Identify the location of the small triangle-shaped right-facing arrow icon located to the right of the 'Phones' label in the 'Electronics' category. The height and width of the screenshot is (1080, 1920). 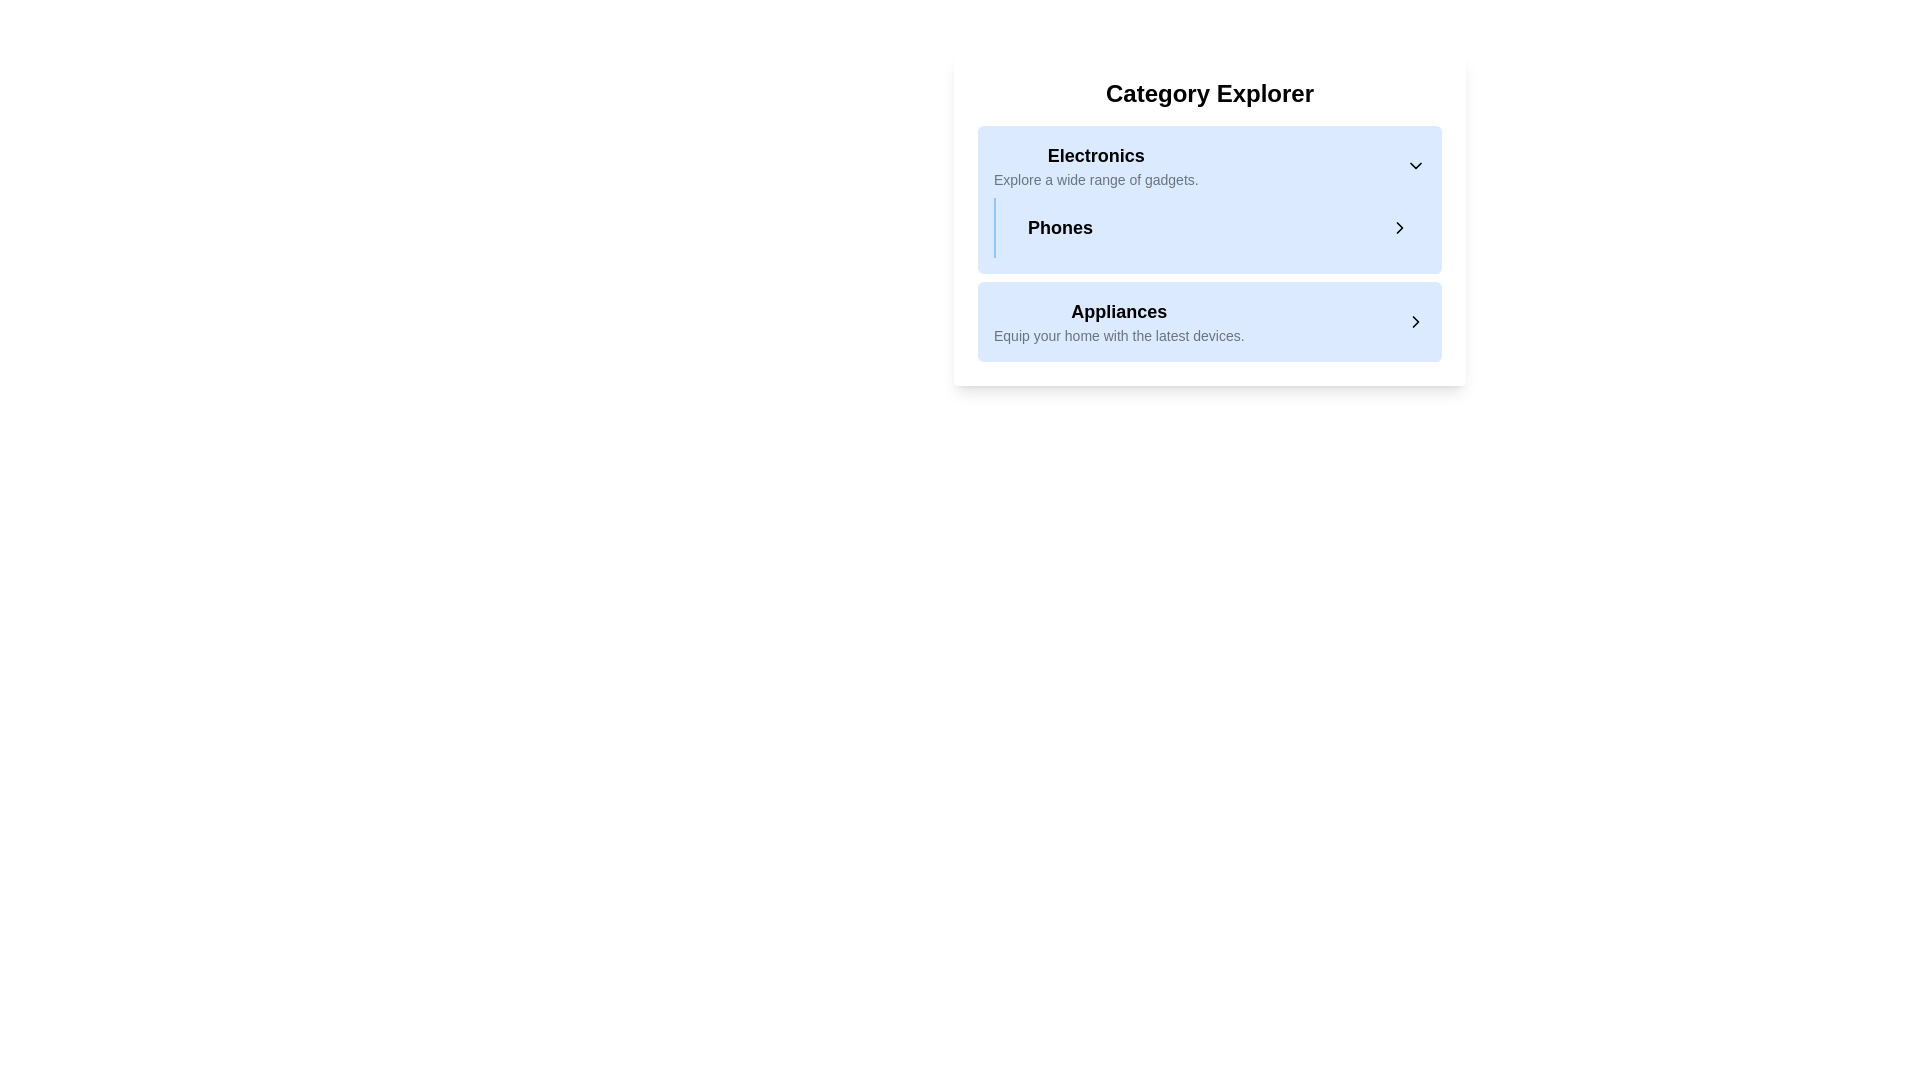
(1399, 226).